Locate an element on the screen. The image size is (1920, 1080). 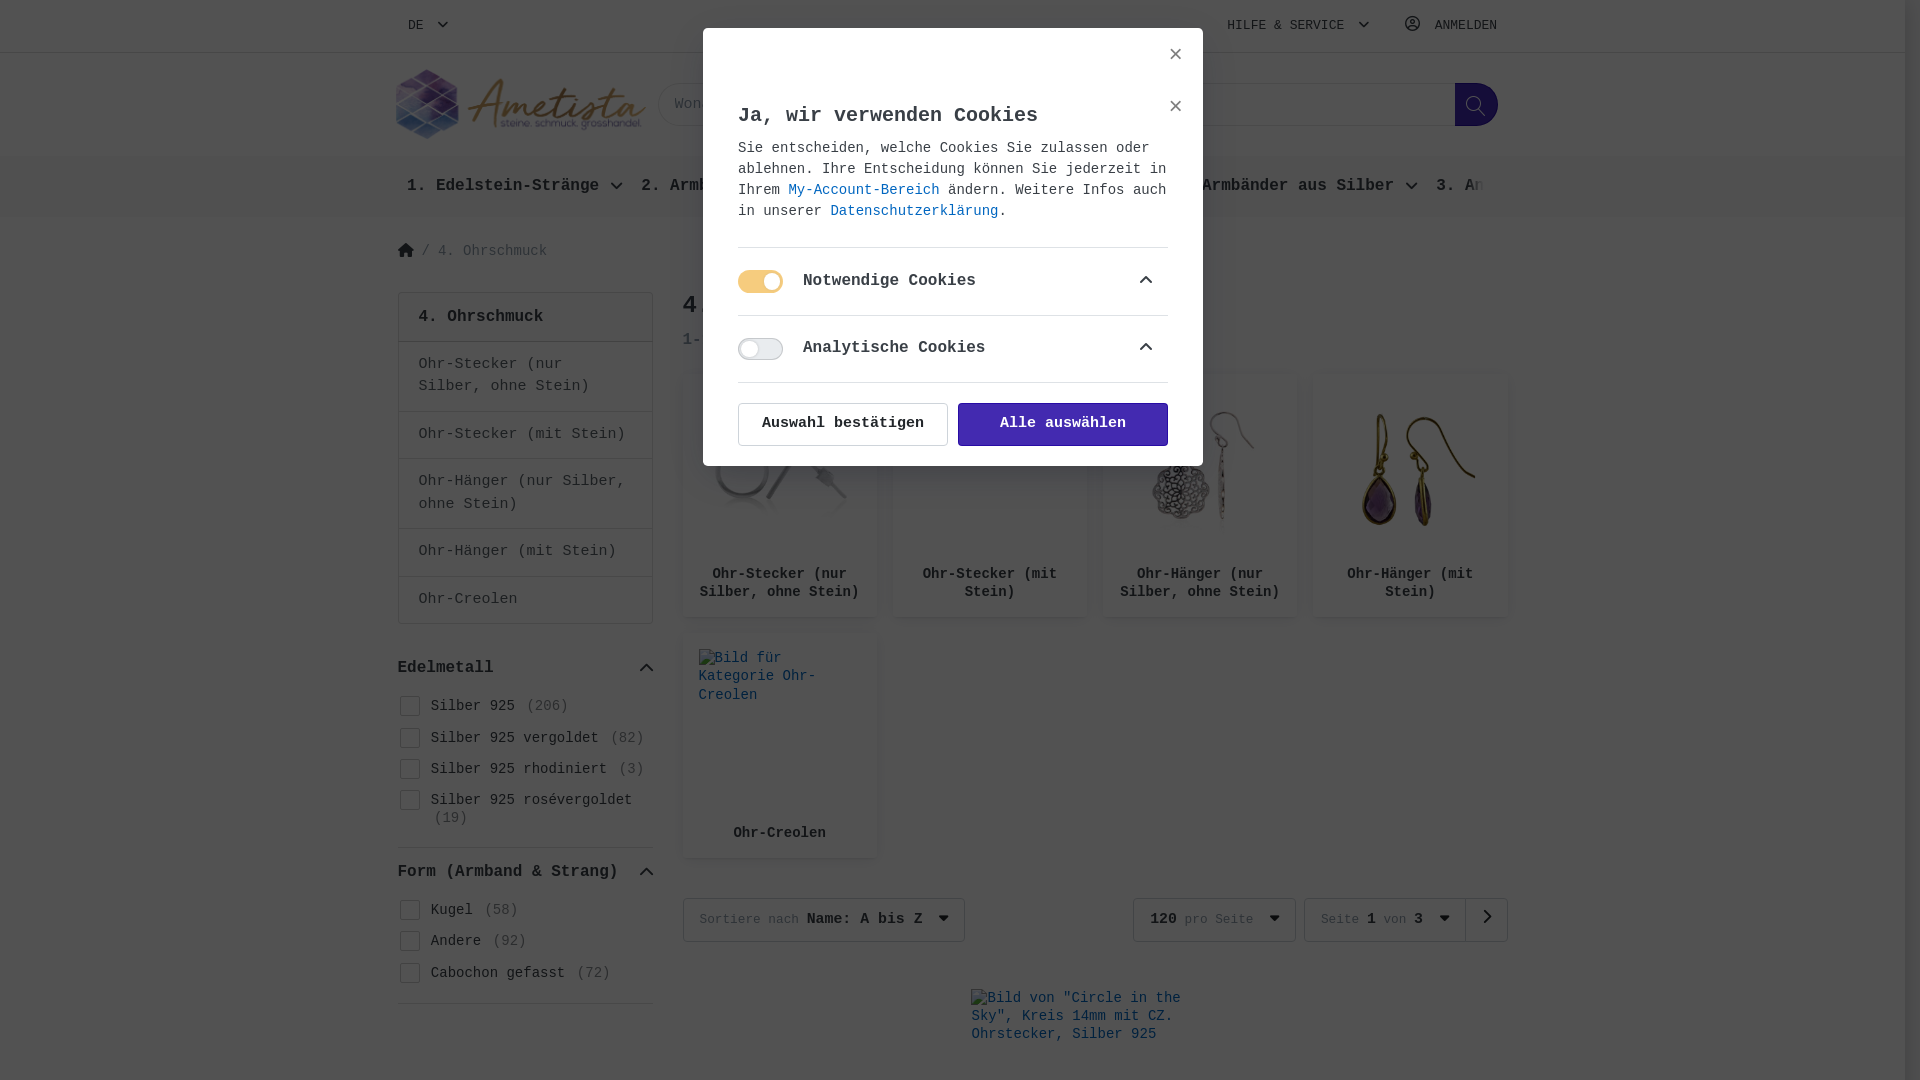
'DE' is located at coordinates (427, 26).